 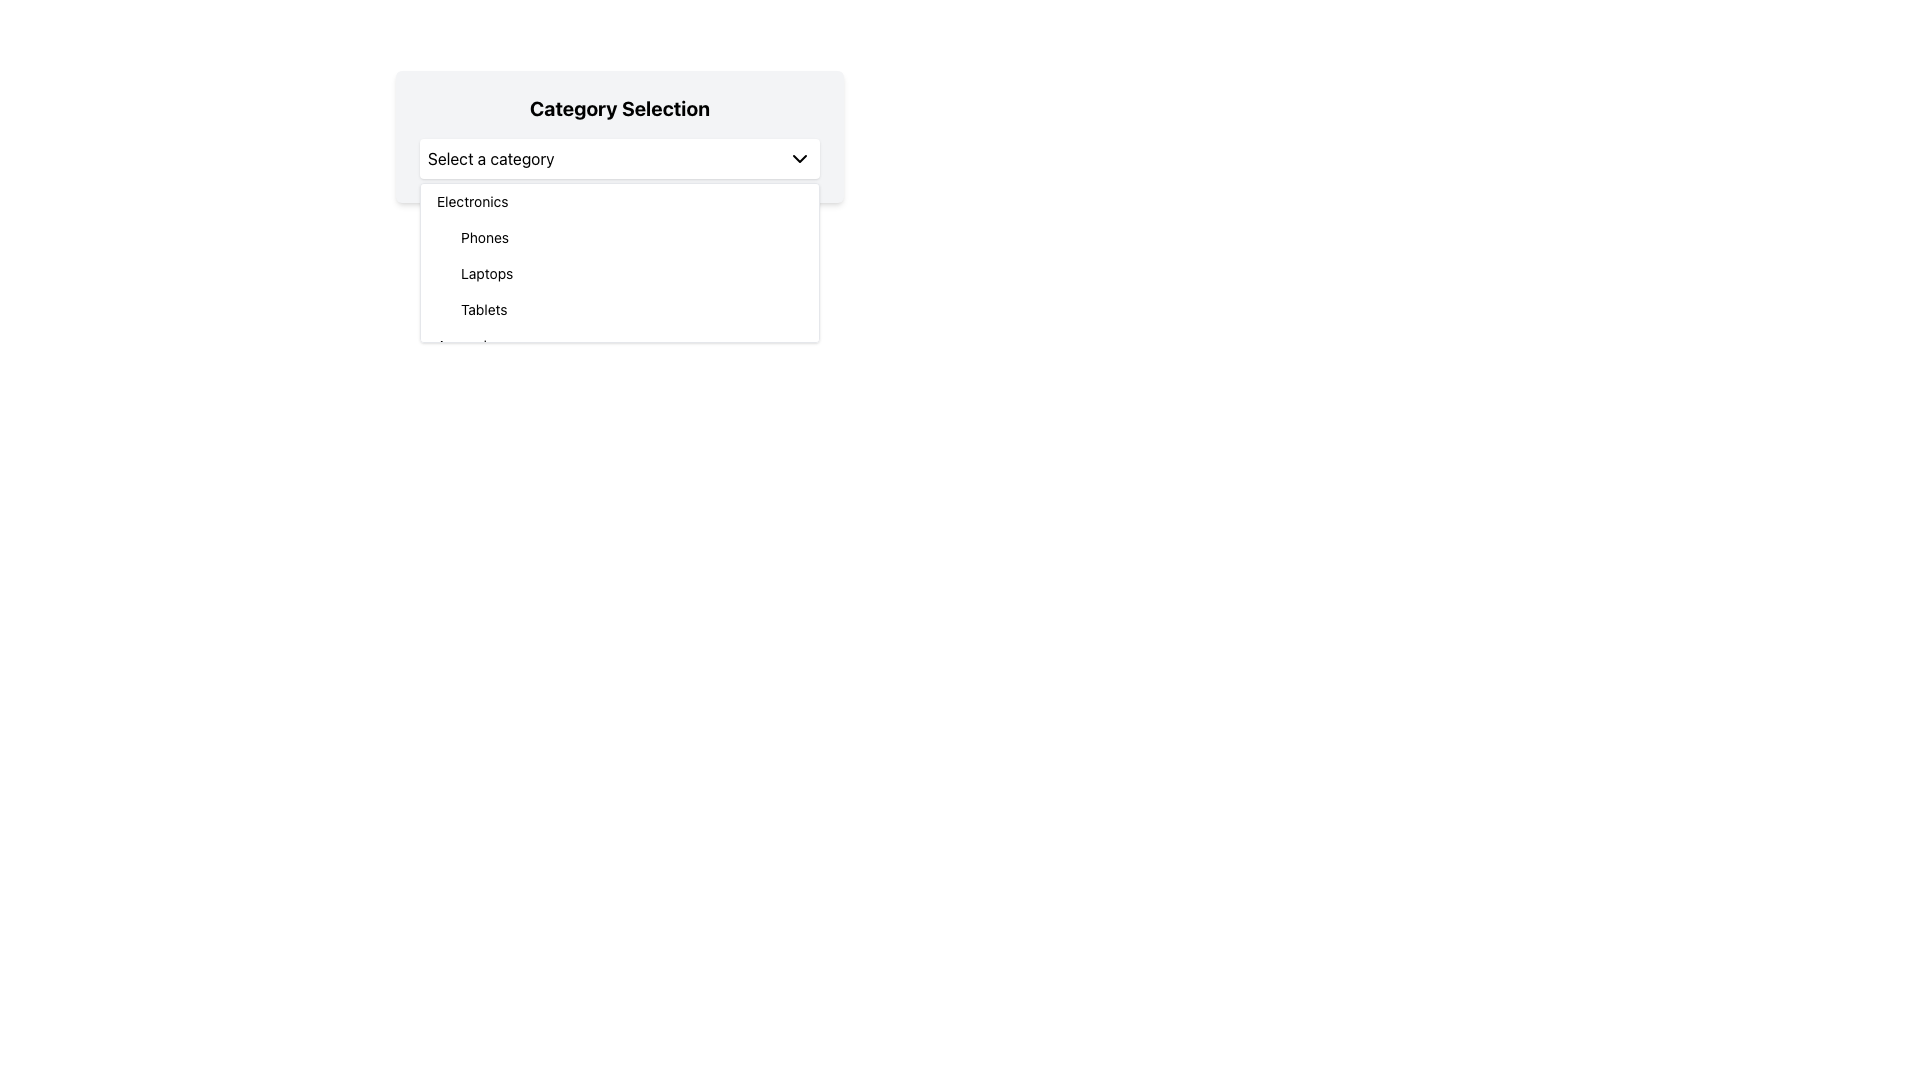 What do you see at coordinates (618, 273) in the screenshot?
I see `the dropdown menu item group containing 'Phones', 'Laptops', and 'Tablets'` at bounding box center [618, 273].